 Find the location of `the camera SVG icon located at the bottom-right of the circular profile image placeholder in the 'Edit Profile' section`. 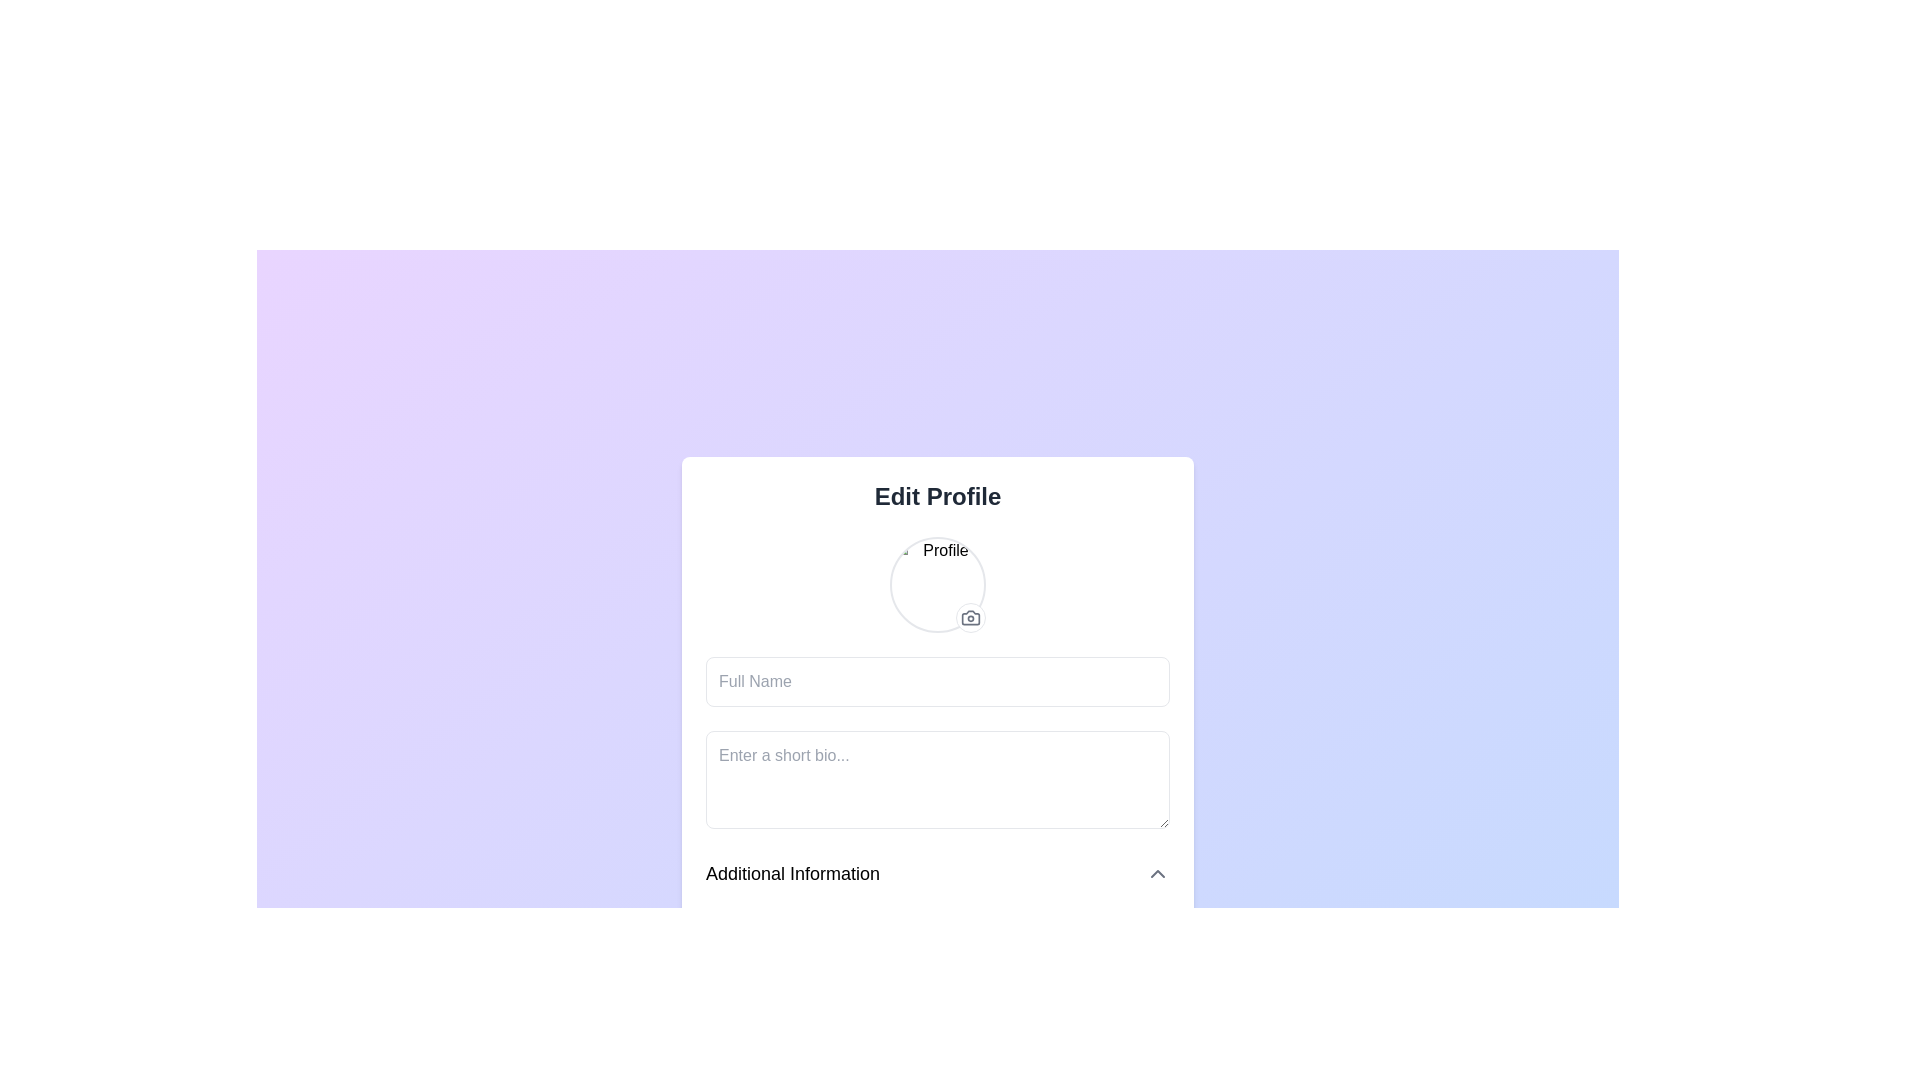

the camera SVG icon located at the bottom-right of the circular profile image placeholder in the 'Edit Profile' section is located at coordinates (970, 616).